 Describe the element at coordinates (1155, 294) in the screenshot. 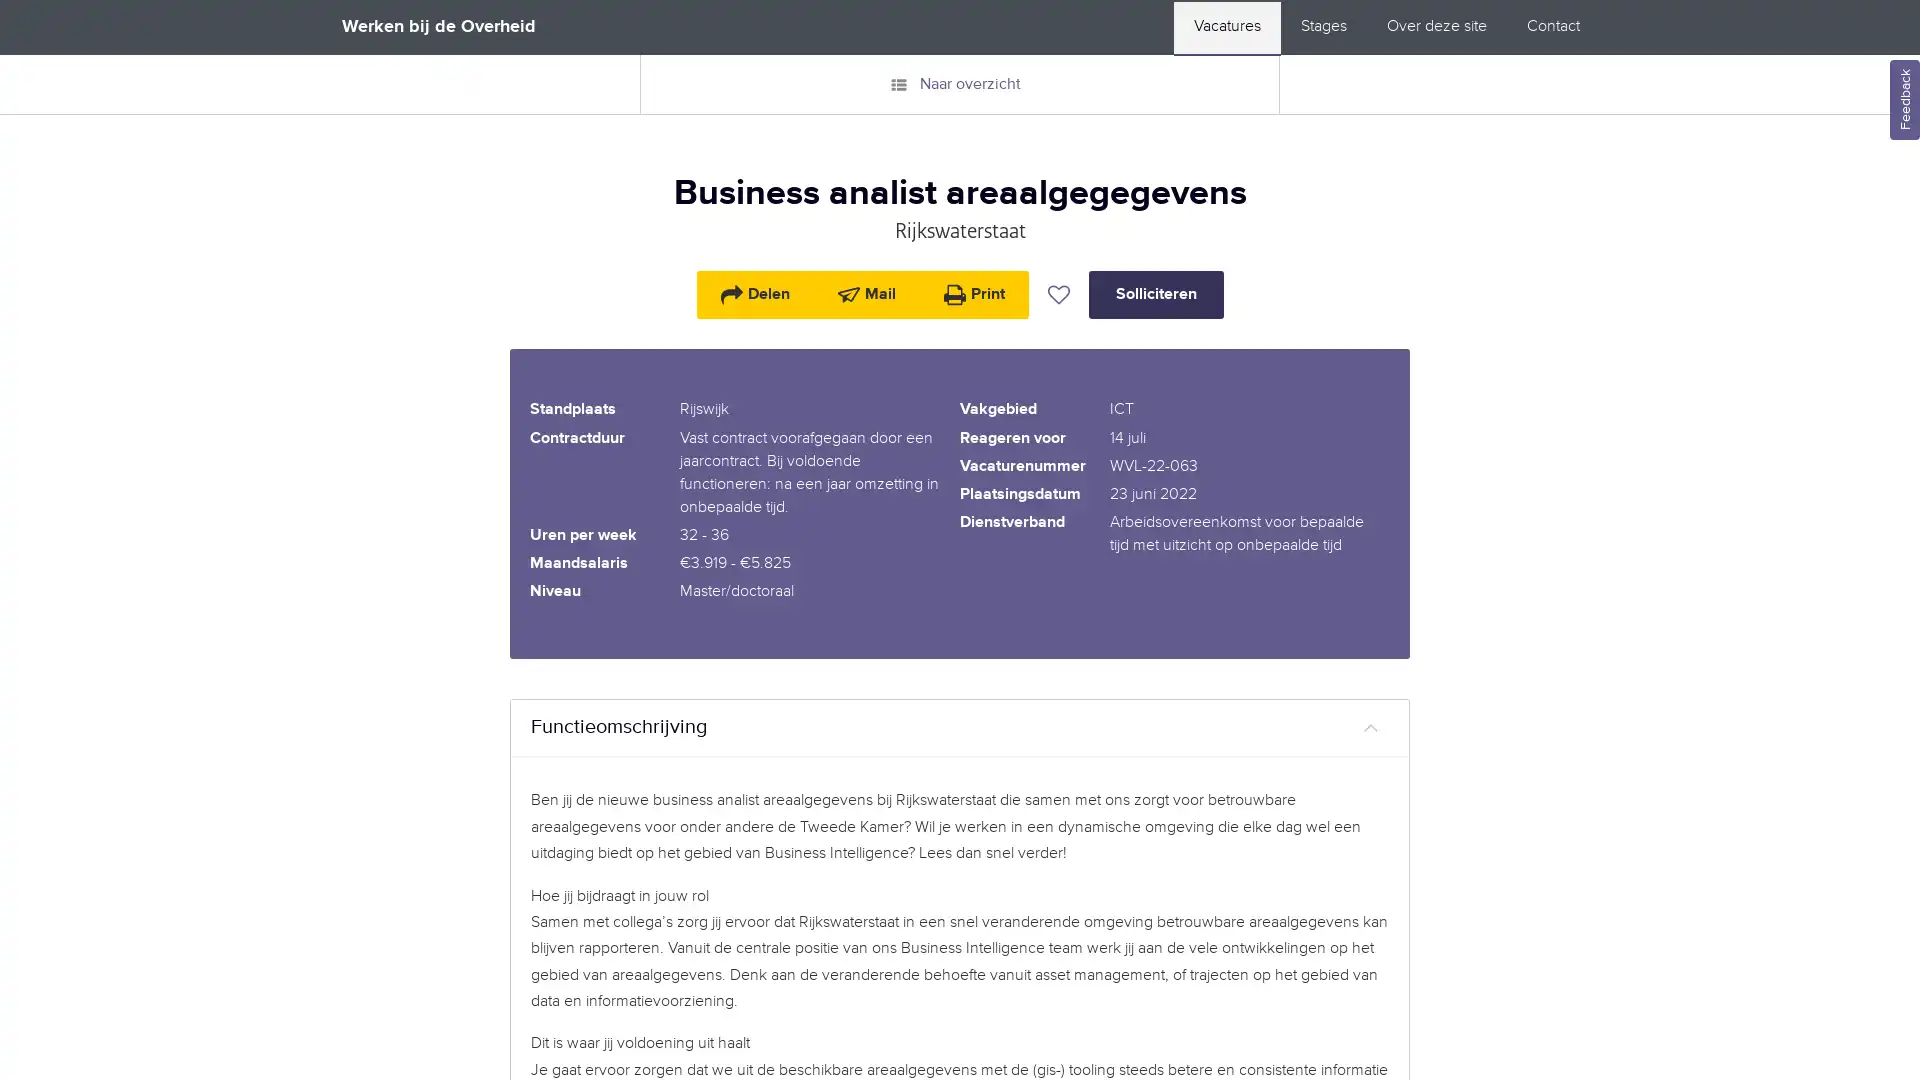

I see `Solliciteren` at that location.